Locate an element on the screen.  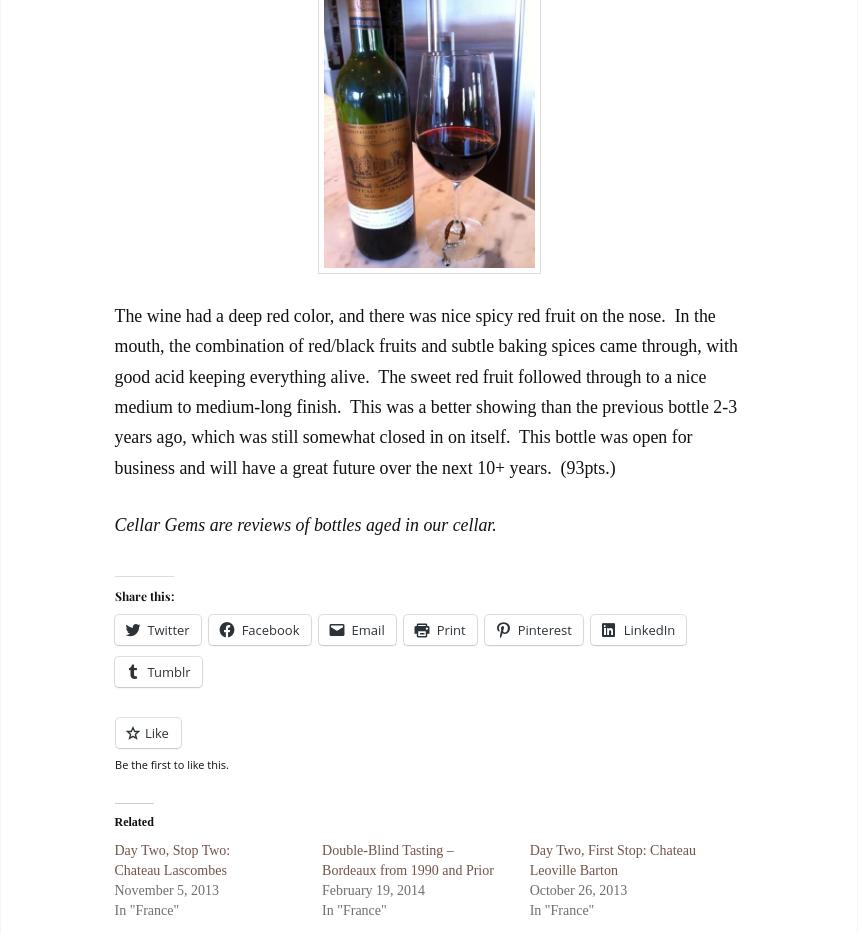
'Twitter' is located at coordinates (166, 629).